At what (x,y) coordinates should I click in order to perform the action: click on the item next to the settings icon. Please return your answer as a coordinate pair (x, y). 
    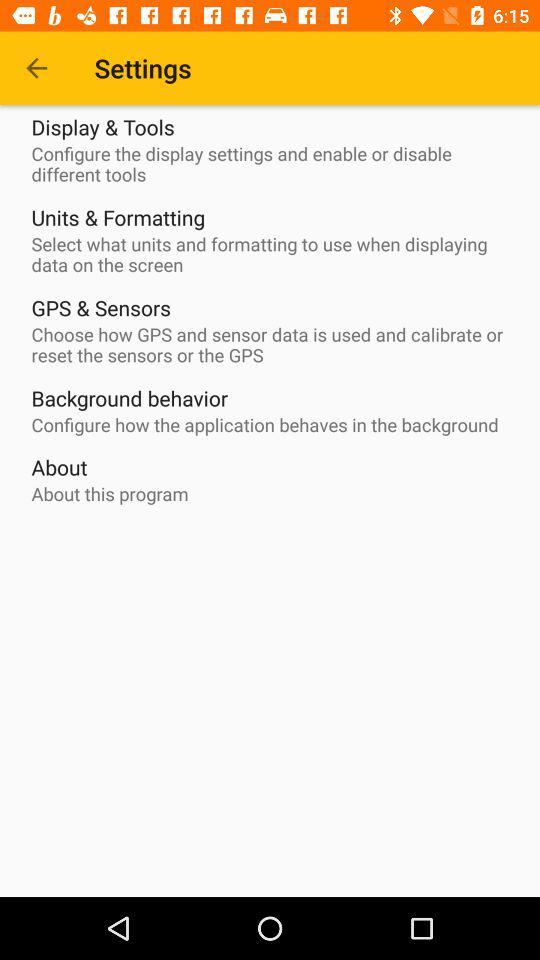
    Looking at the image, I should click on (36, 68).